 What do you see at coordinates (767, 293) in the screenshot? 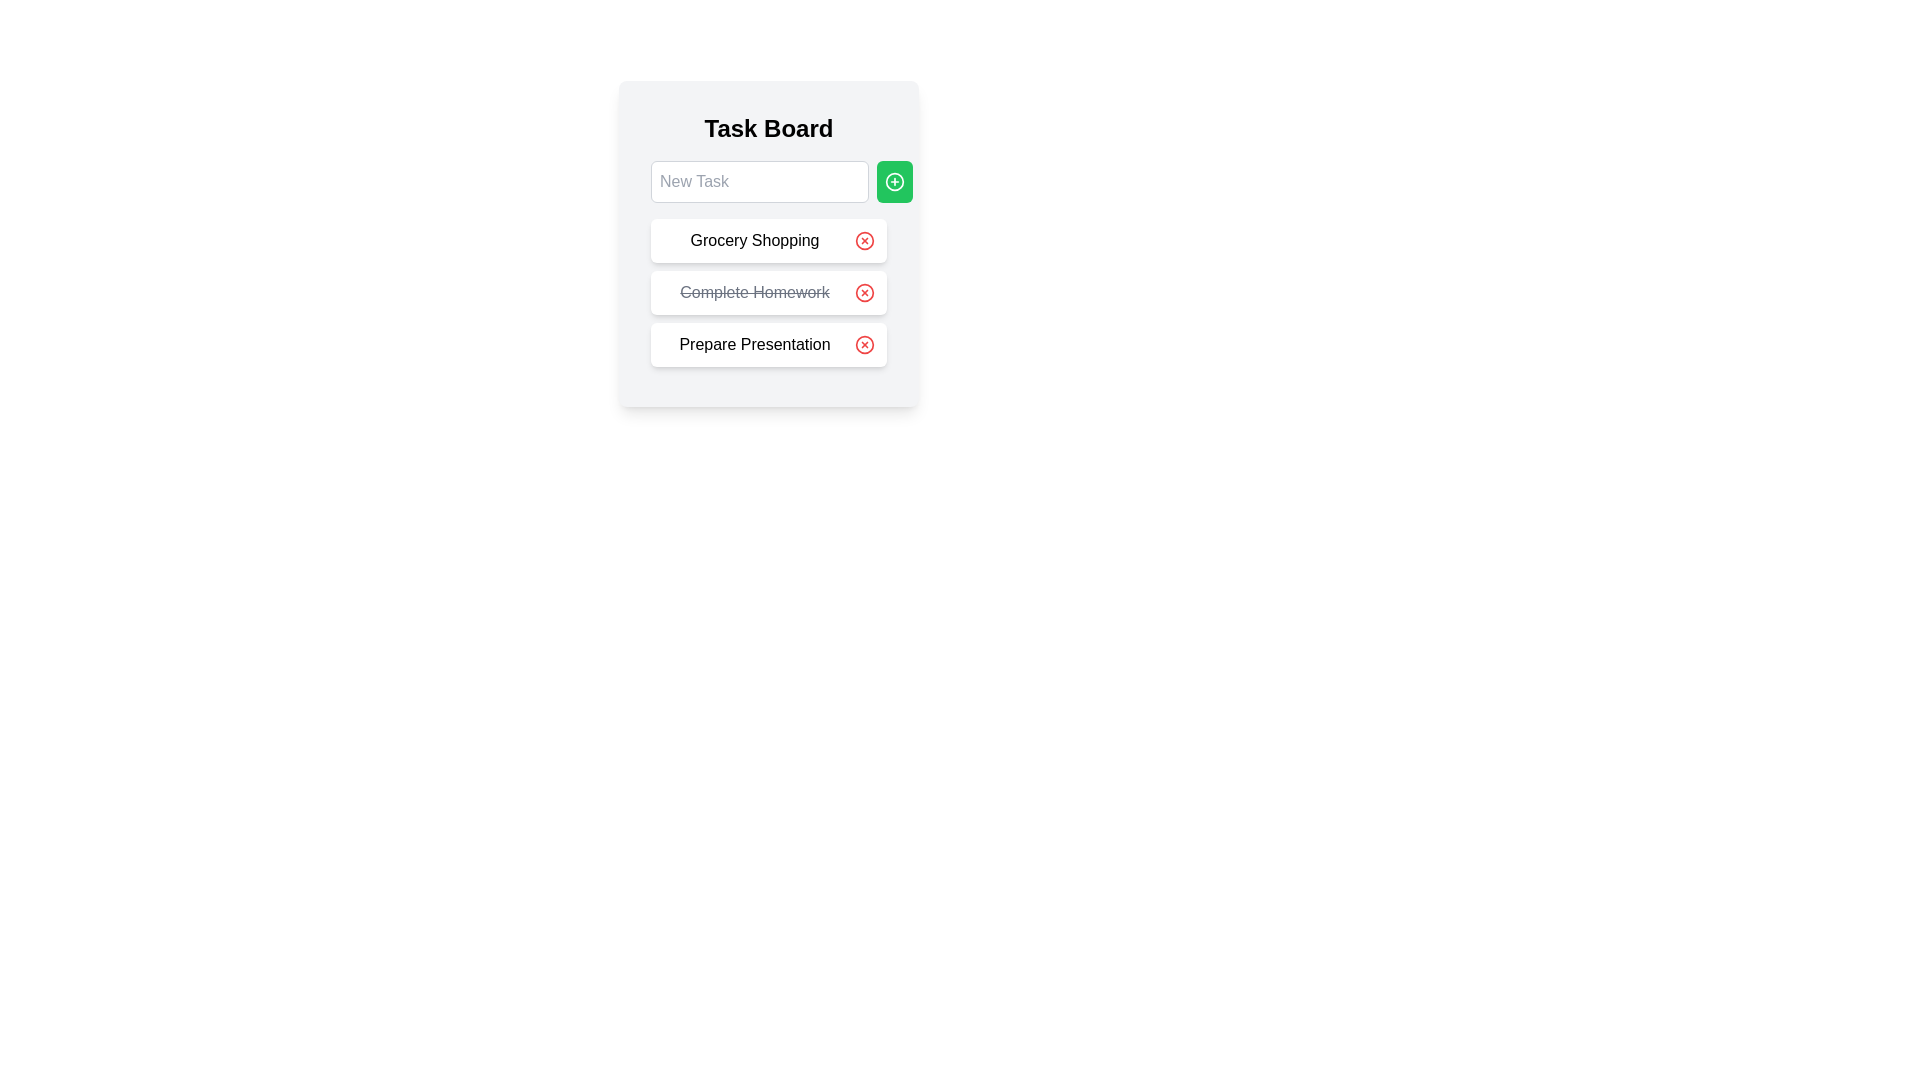
I see `the text of the second task in the list, which is displayed within a rectangular box under the 'Task Board' labeled as 'Grocery Shopping' and 'Prepare Presentation'` at bounding box center [767, 293].